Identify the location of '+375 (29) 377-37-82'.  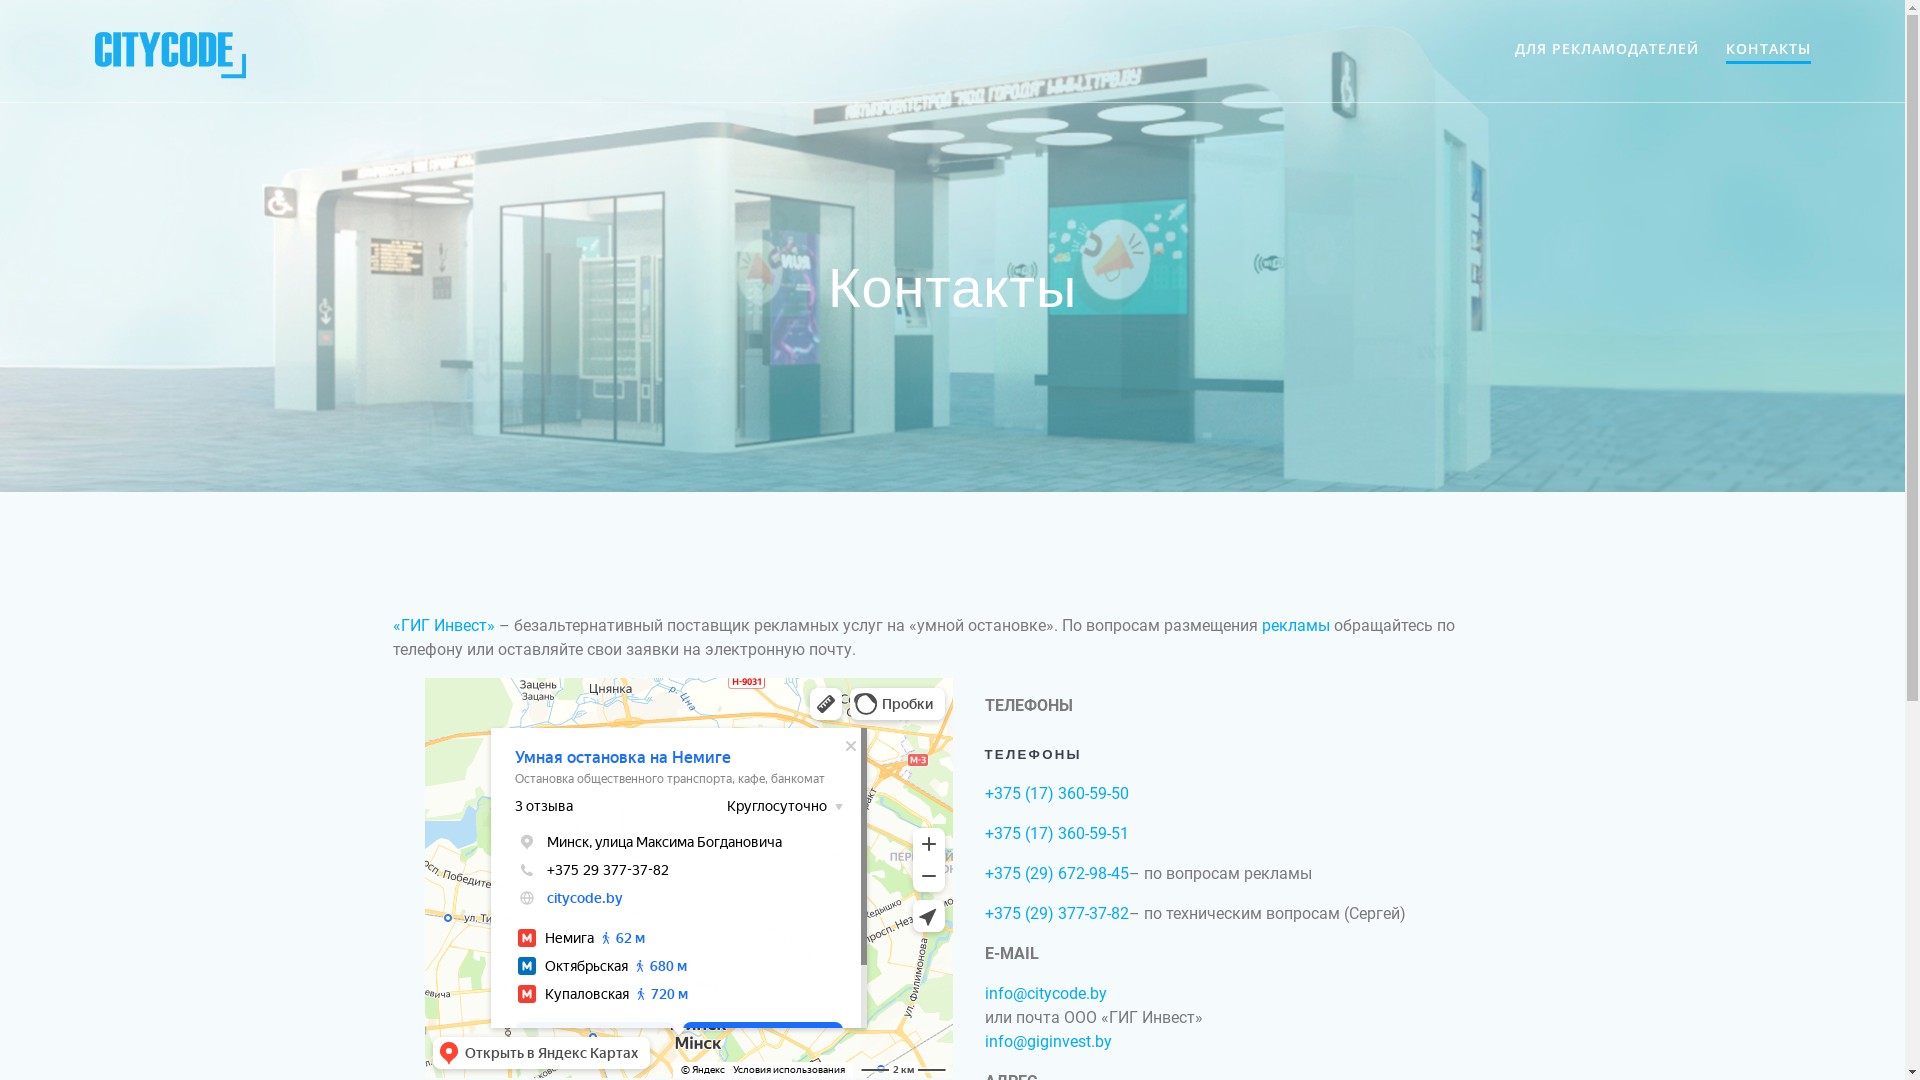
(1055, 913).